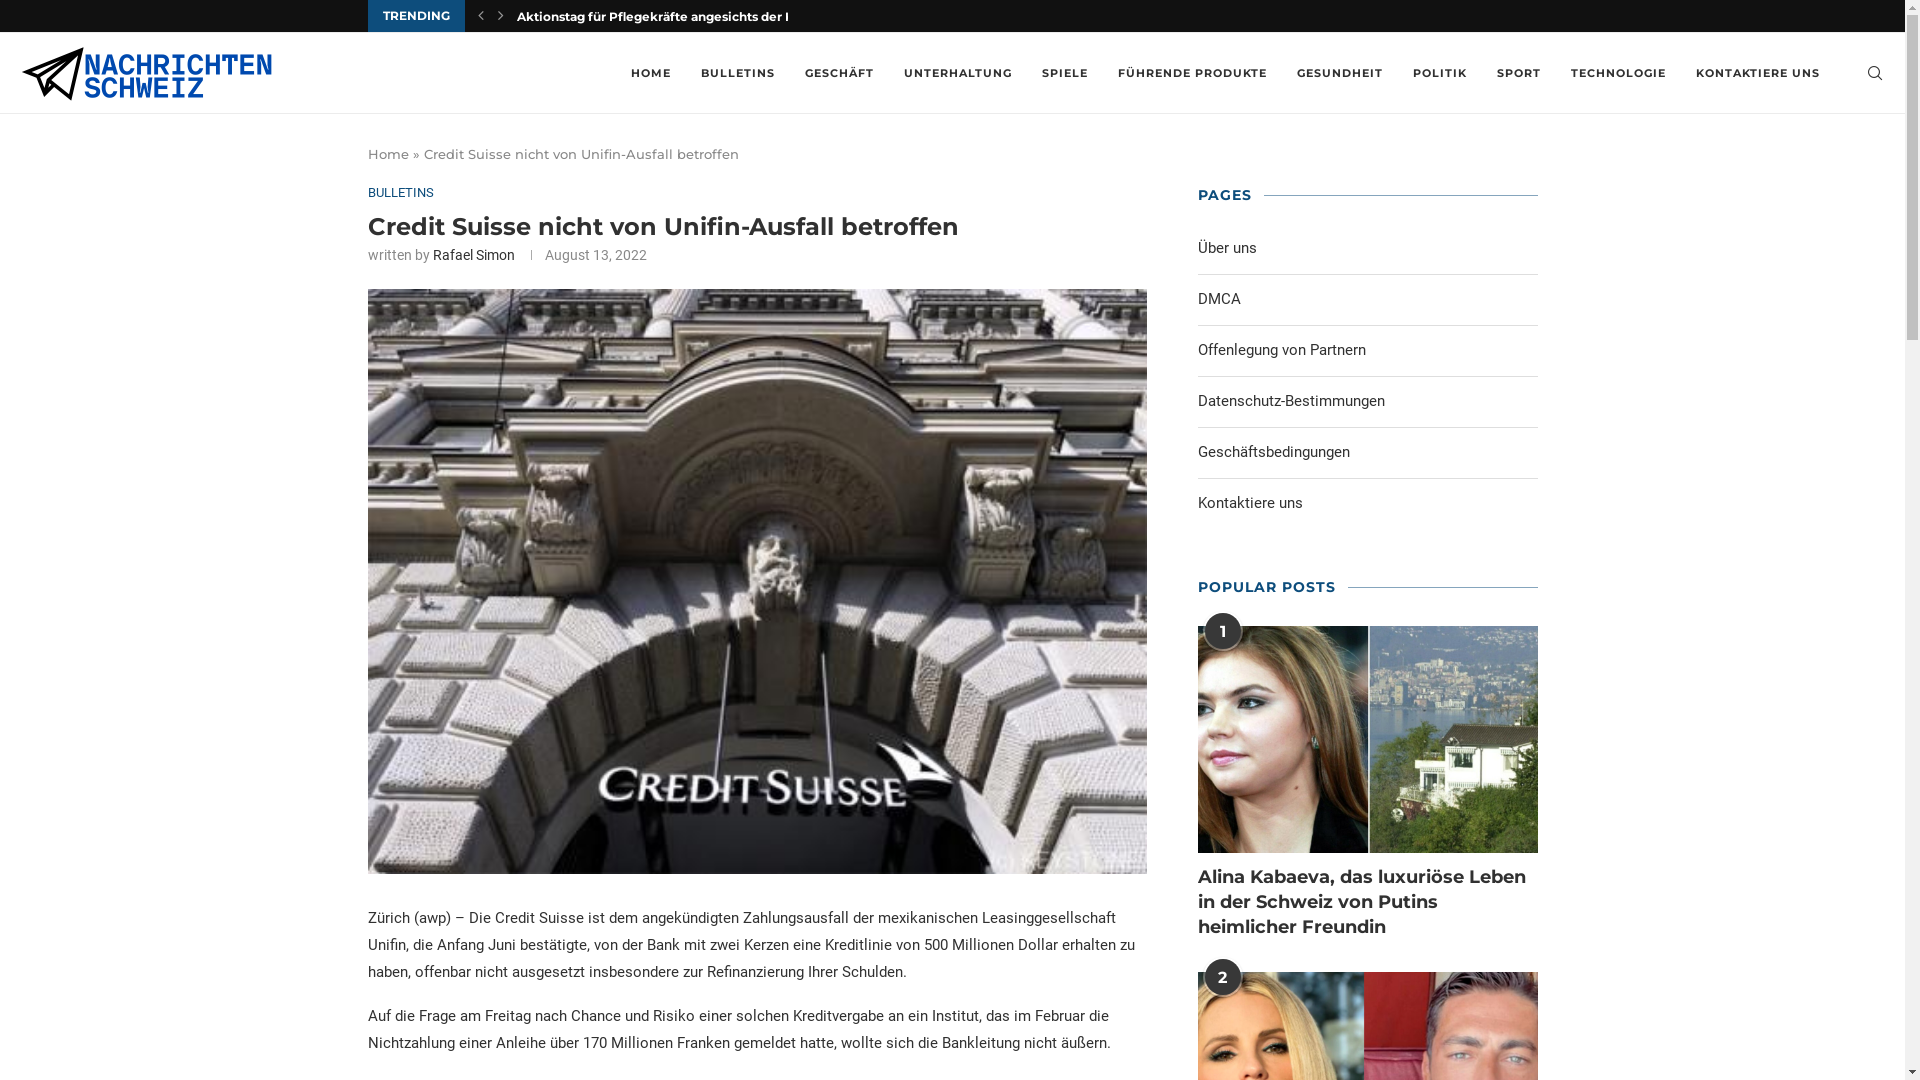  Describe the element at coordinates (1198, 347) in the screenshot. I see `'Offenlegung von Partnern'` at that location.